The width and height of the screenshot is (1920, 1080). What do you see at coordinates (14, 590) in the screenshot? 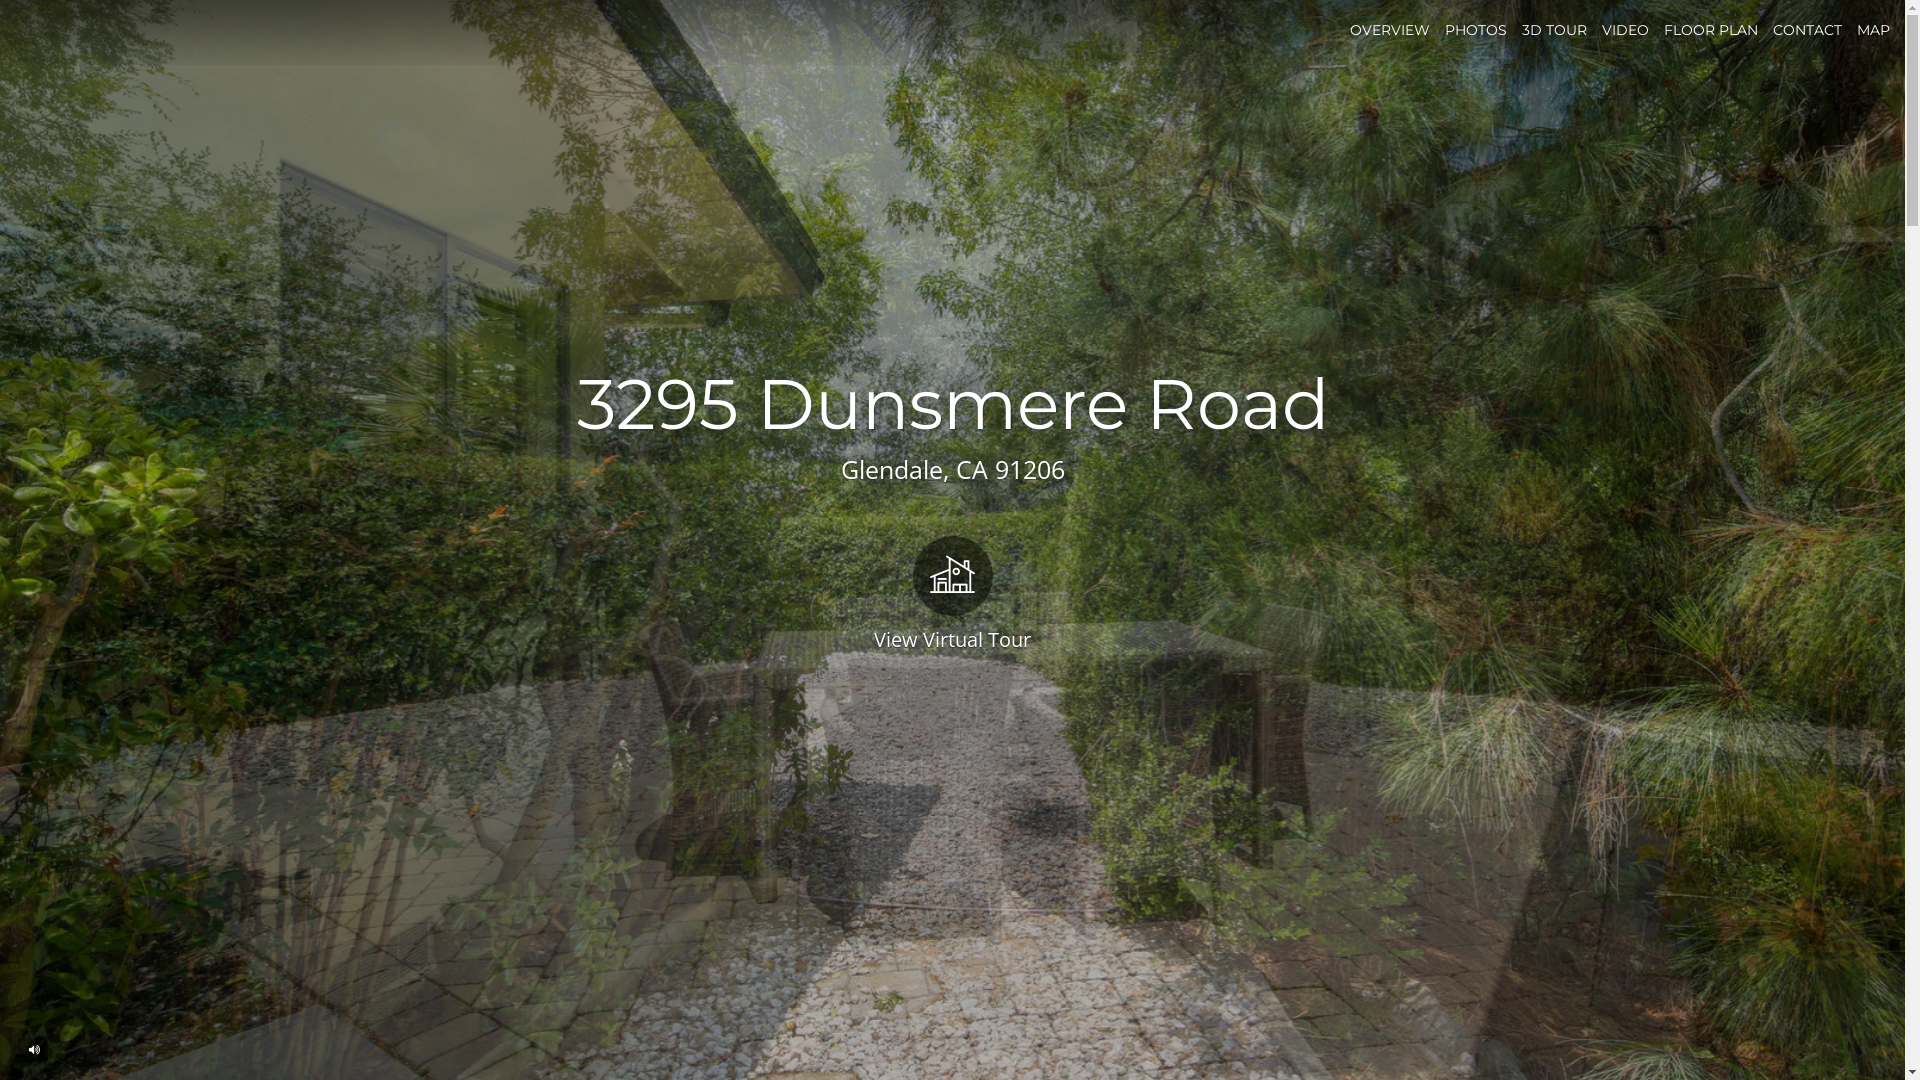
I see `'View Virtual Tour'` at bounding box center [14, 590].